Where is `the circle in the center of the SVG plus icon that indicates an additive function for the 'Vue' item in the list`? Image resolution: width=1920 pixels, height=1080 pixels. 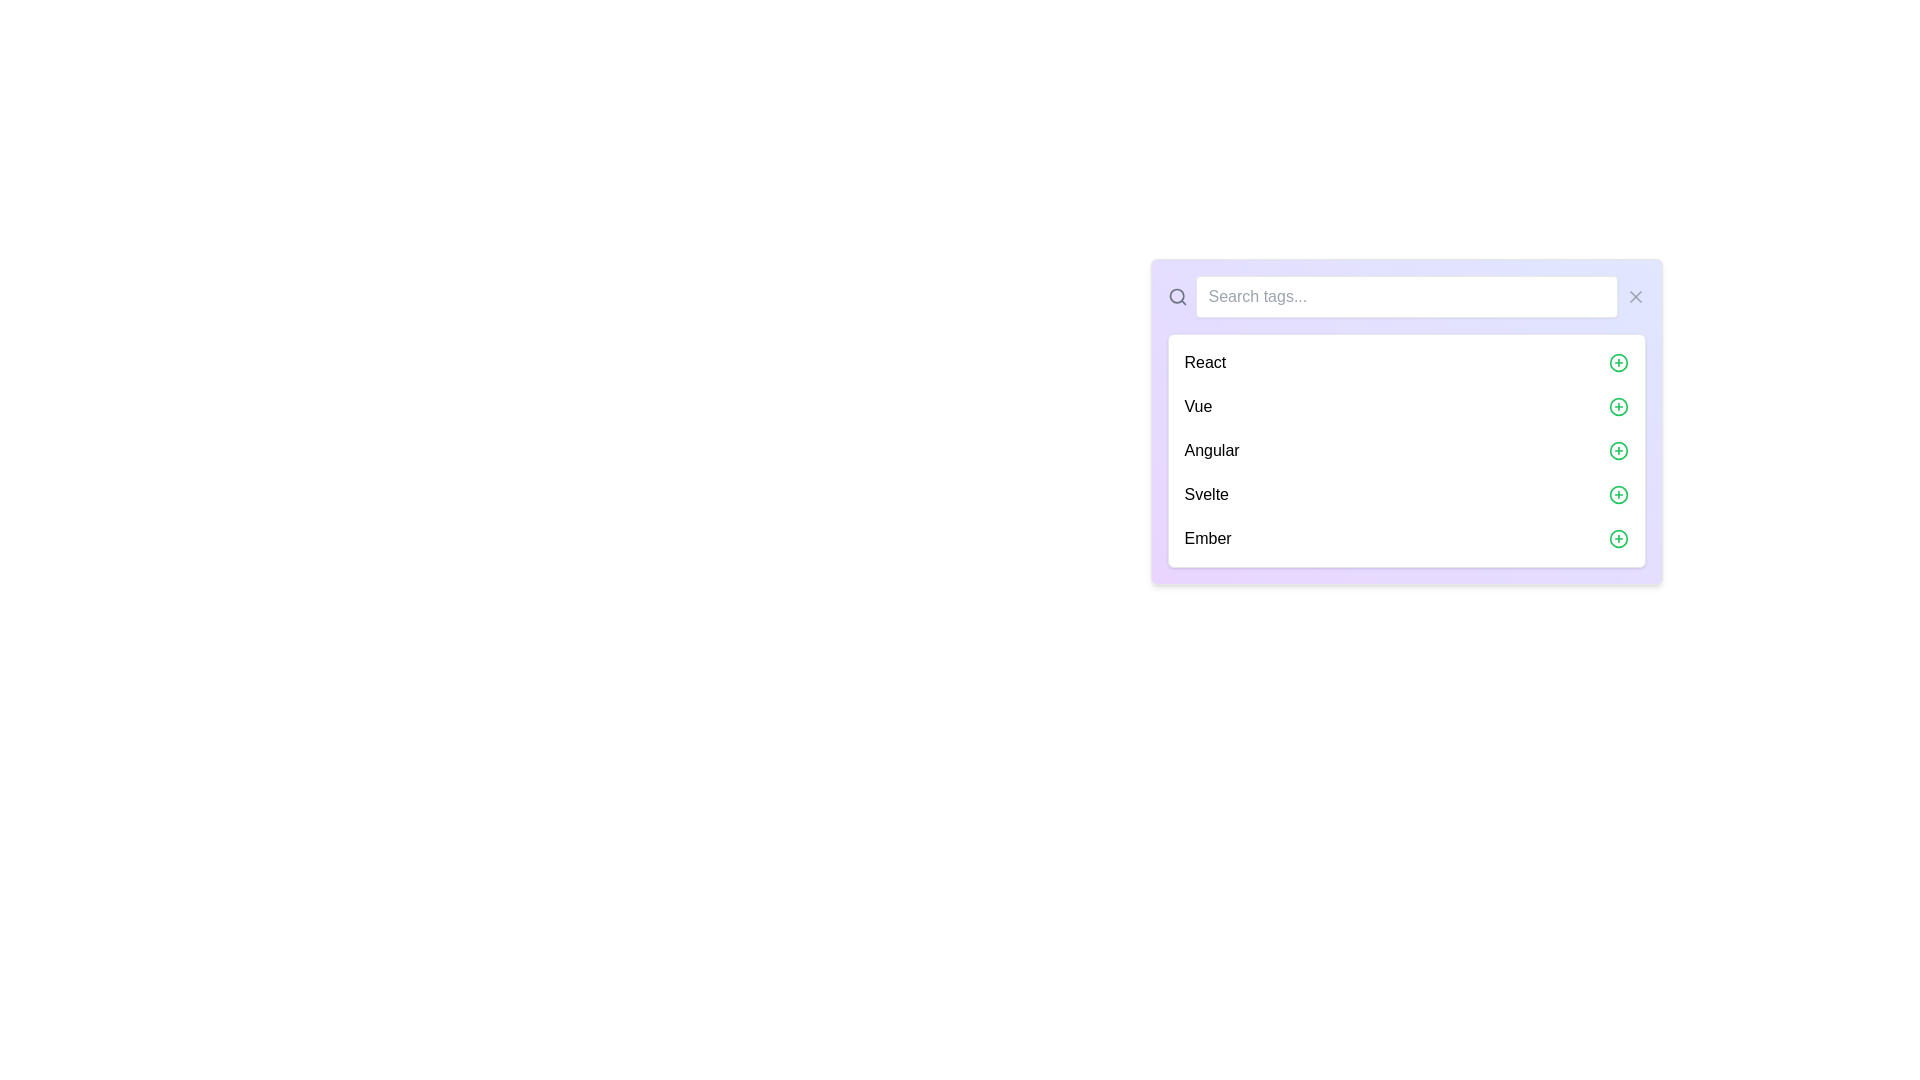 the circle in the center of the SVG plus icon that indicates an additive function for the 'Vue' item in the list is located at coordinates (1618, 406).